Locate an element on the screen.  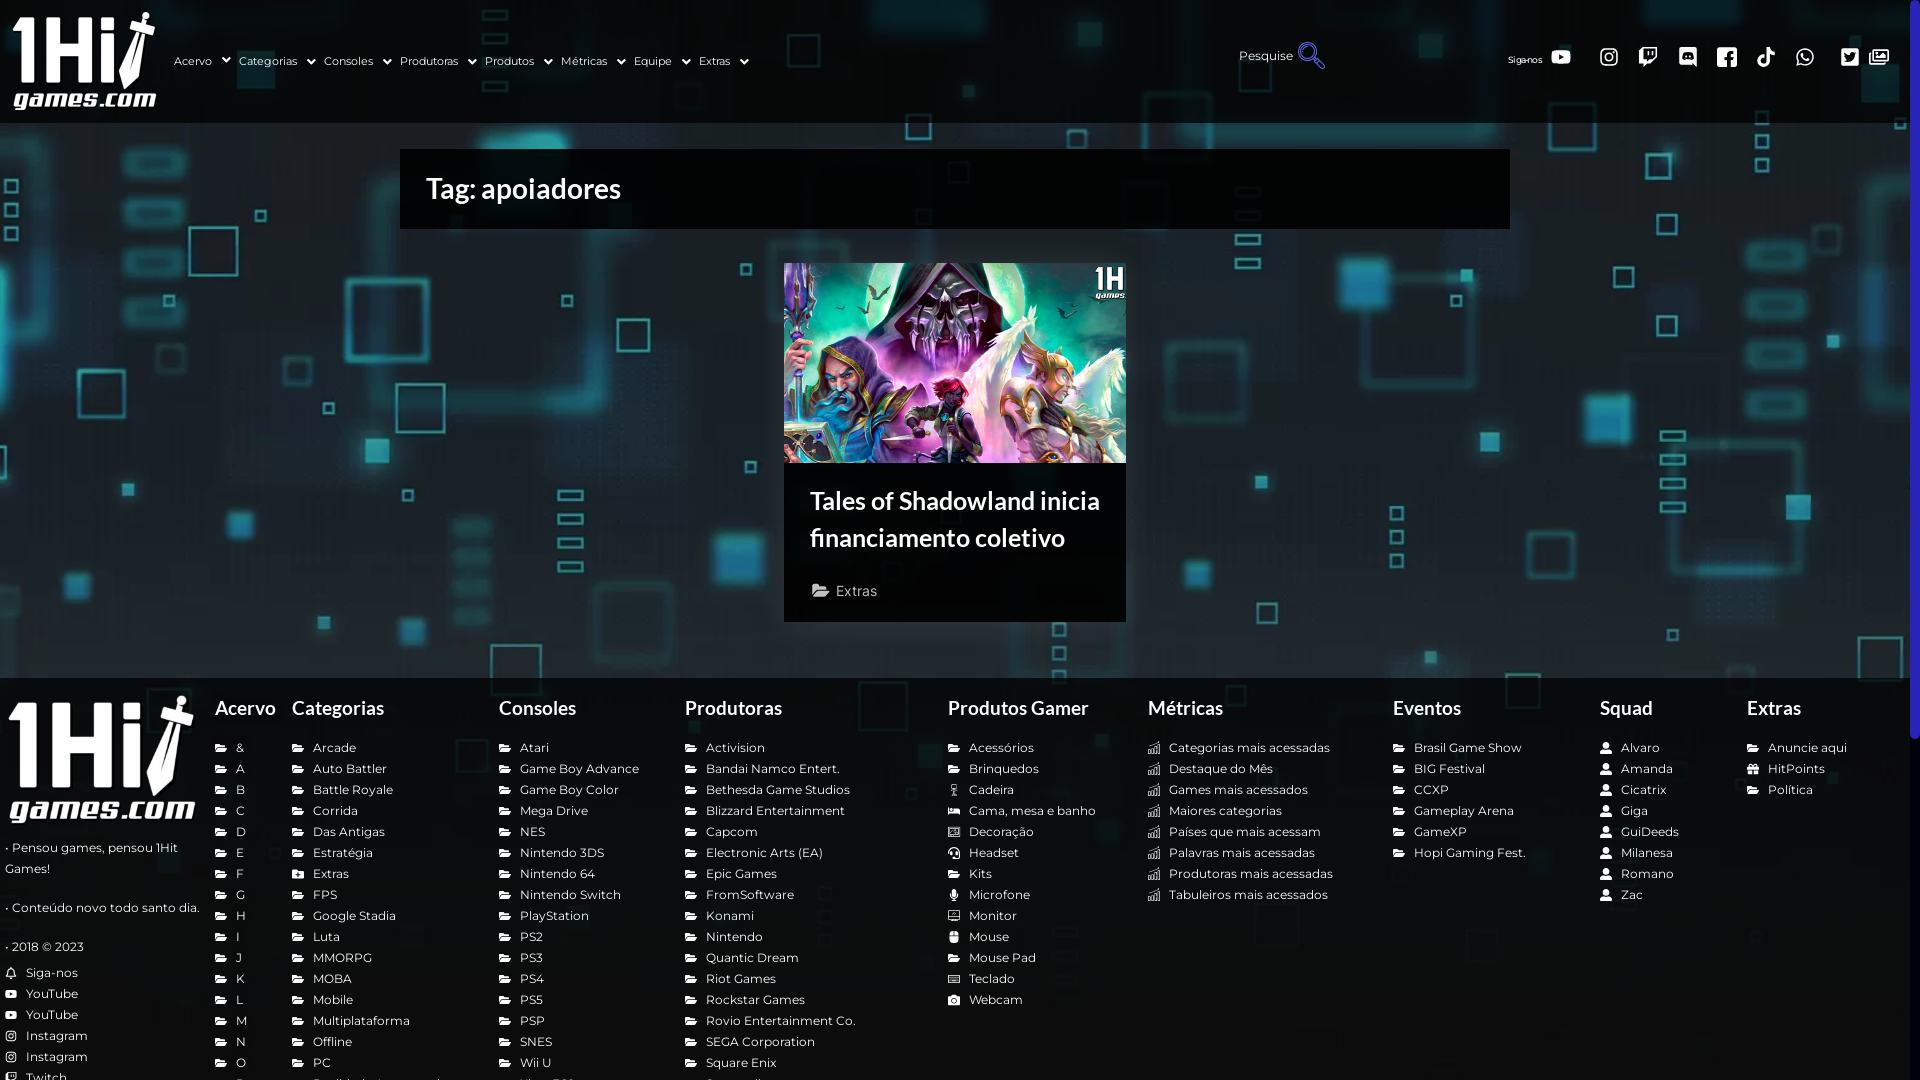
'Palavras mais acessadas' is located at coordinates (1147, 852).